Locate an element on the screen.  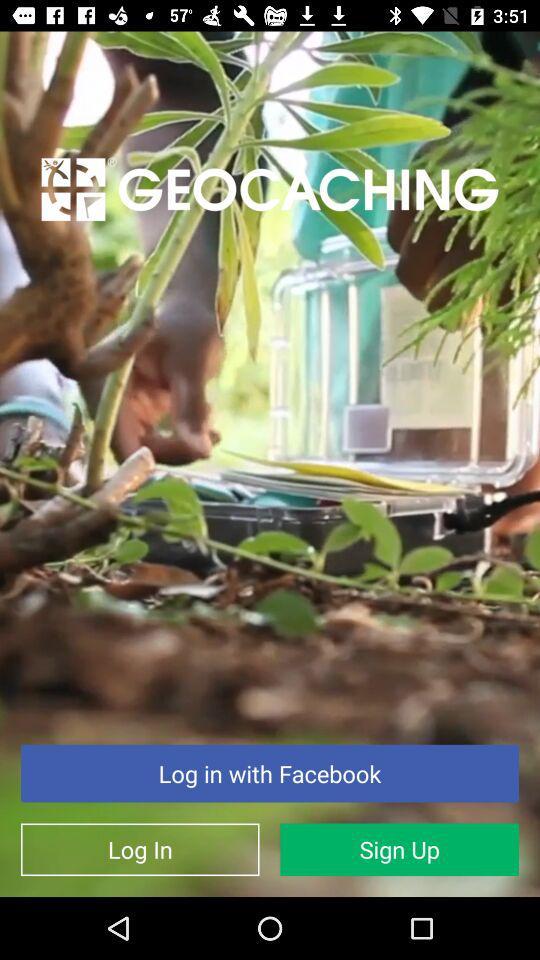
the icon next to the log in item is located at coordinates (399, 848).